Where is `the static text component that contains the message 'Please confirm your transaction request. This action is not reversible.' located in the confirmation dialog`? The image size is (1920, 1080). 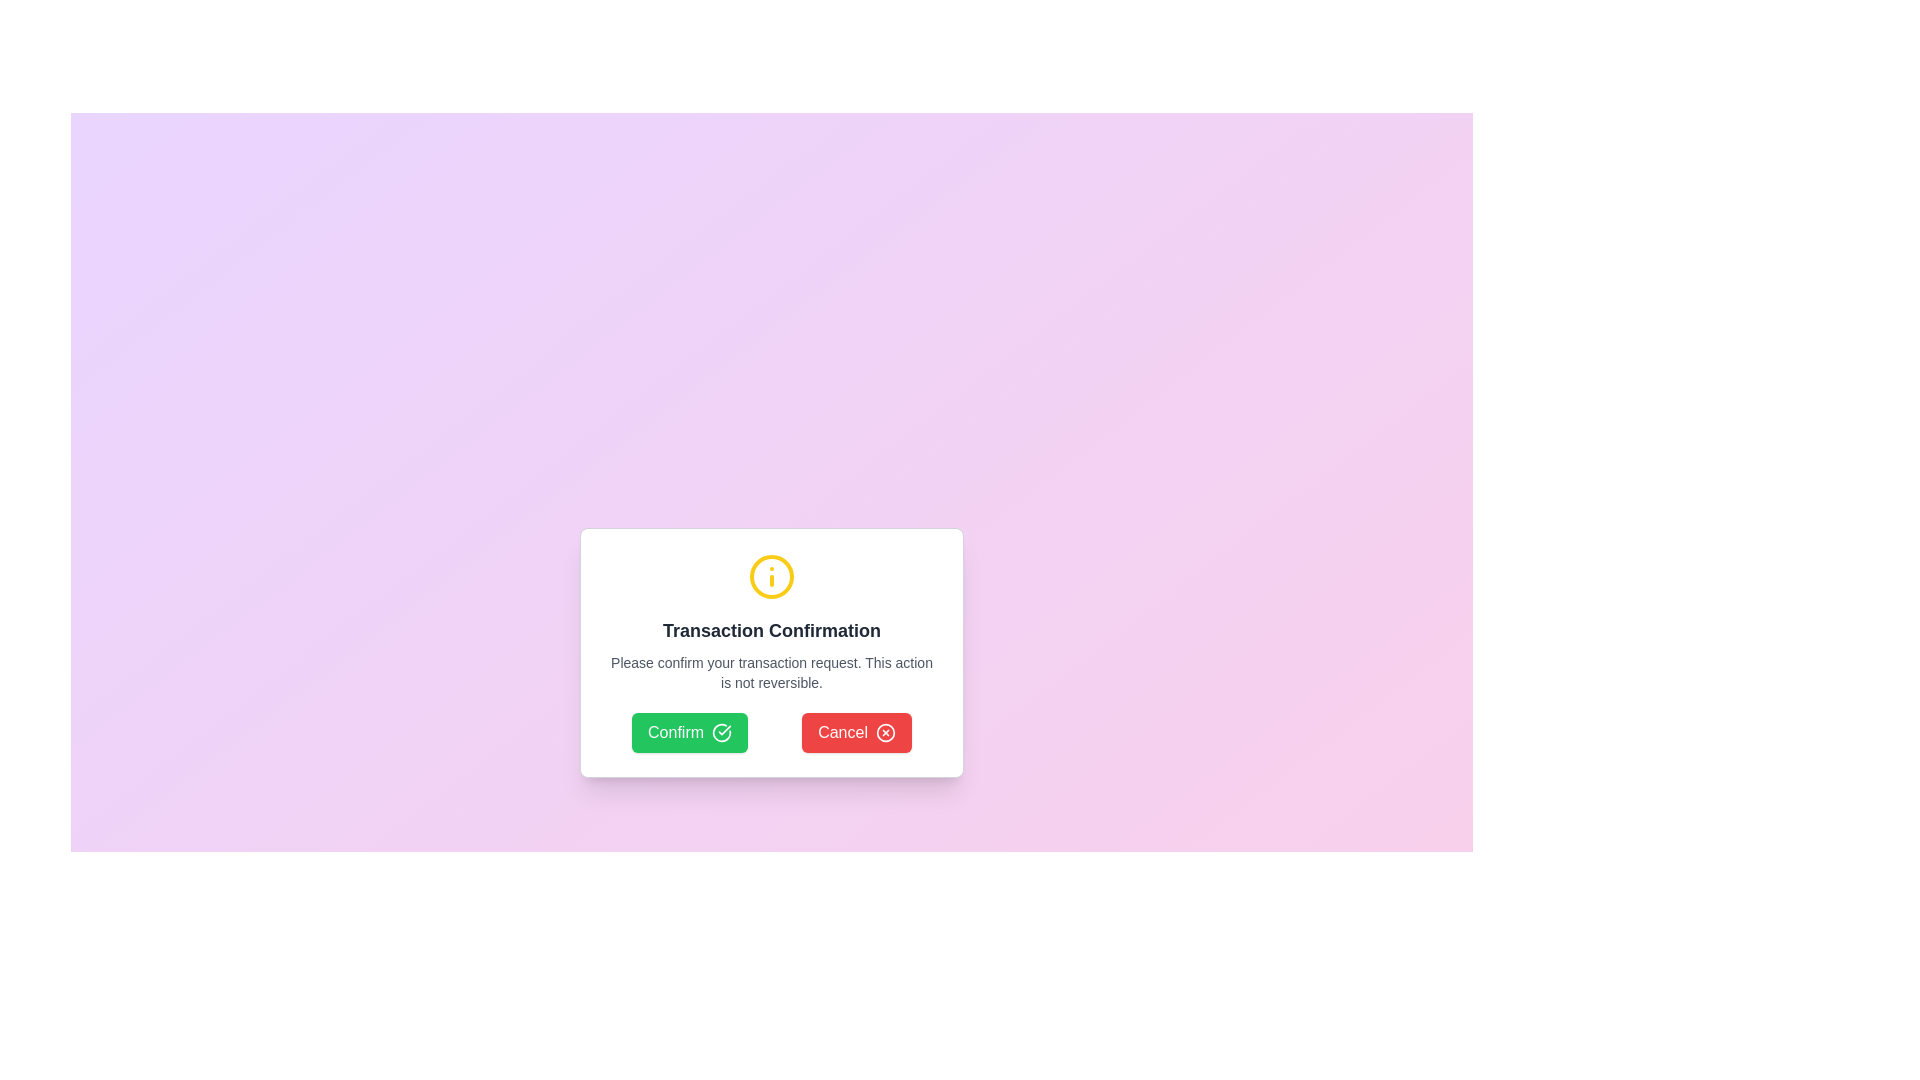
the static text component that contains the message 'Please confirm your transaction request. This action is not reversible.' located in the confirmation dialog is located at coordinates (771, 672).